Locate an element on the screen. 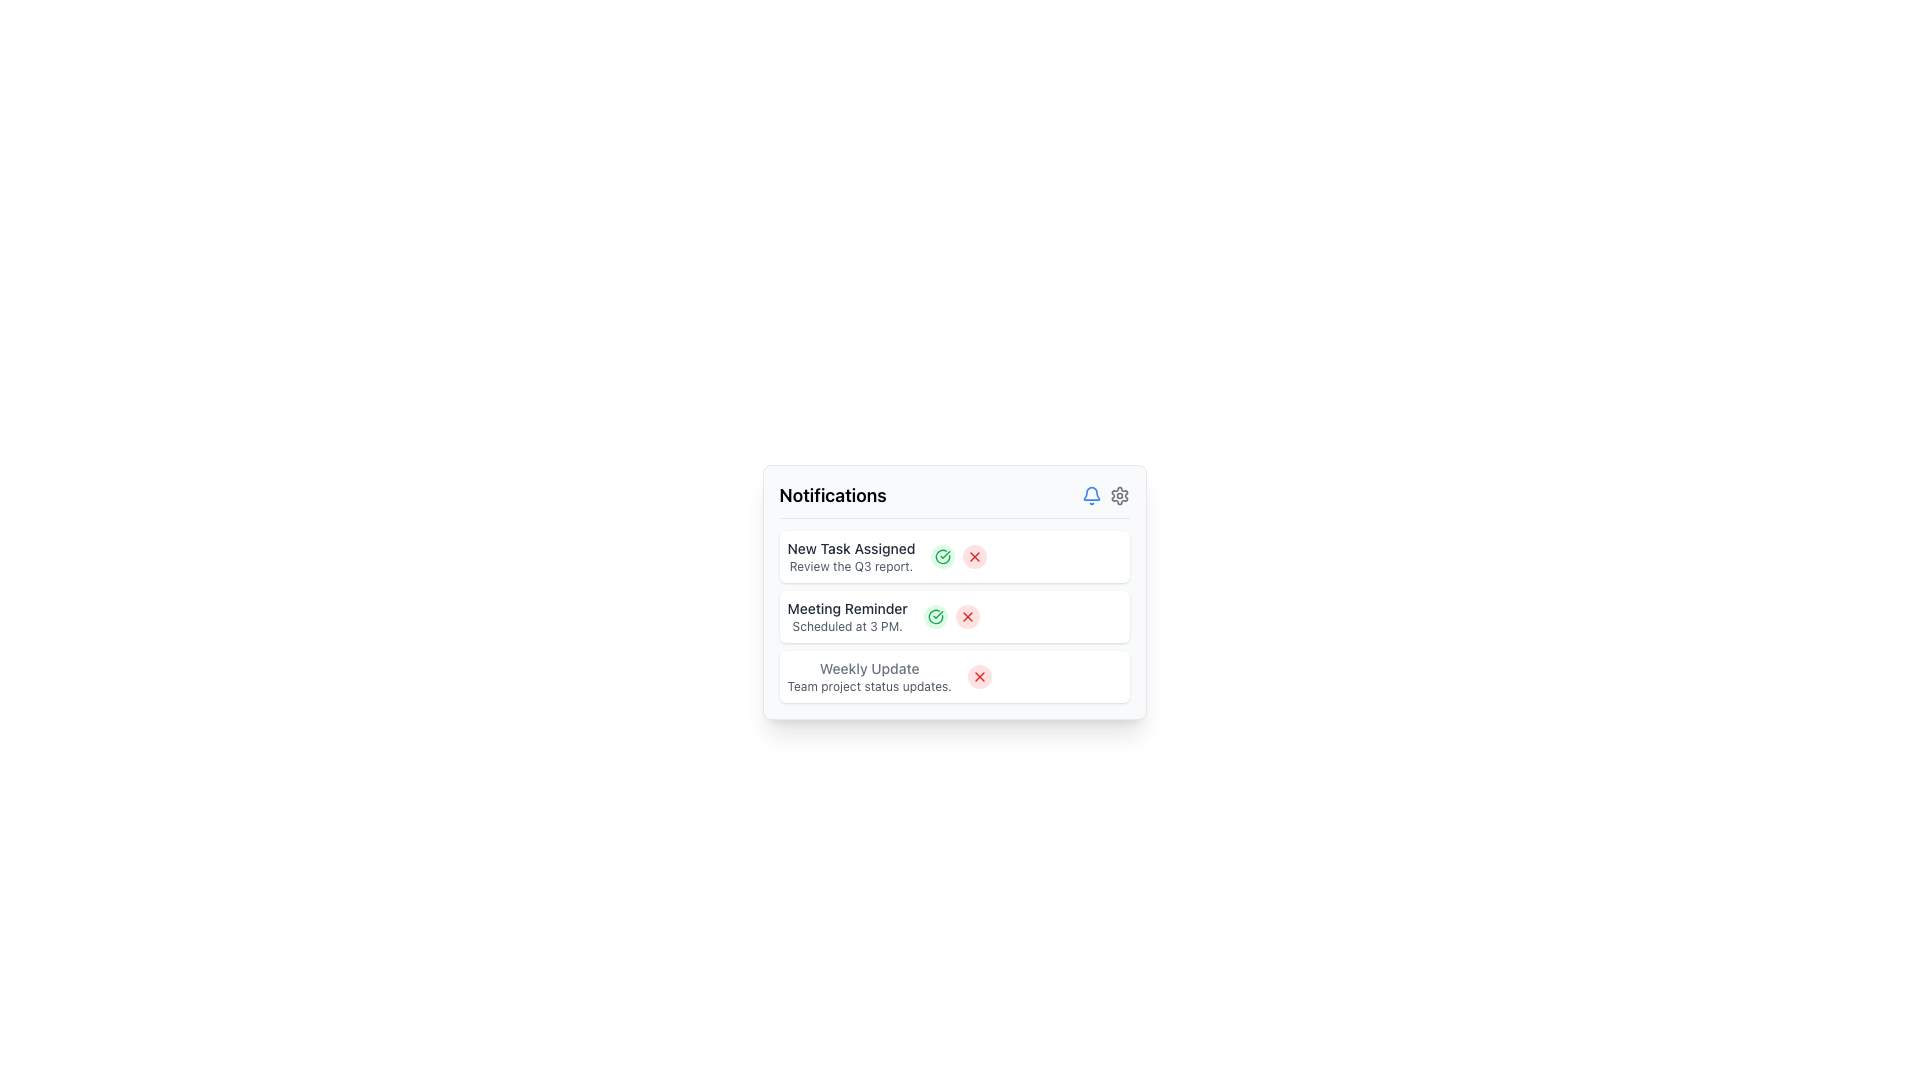  the gear-shaped icon button located at the top-right corner of the notification panel is located at coordinates (1118, 495).